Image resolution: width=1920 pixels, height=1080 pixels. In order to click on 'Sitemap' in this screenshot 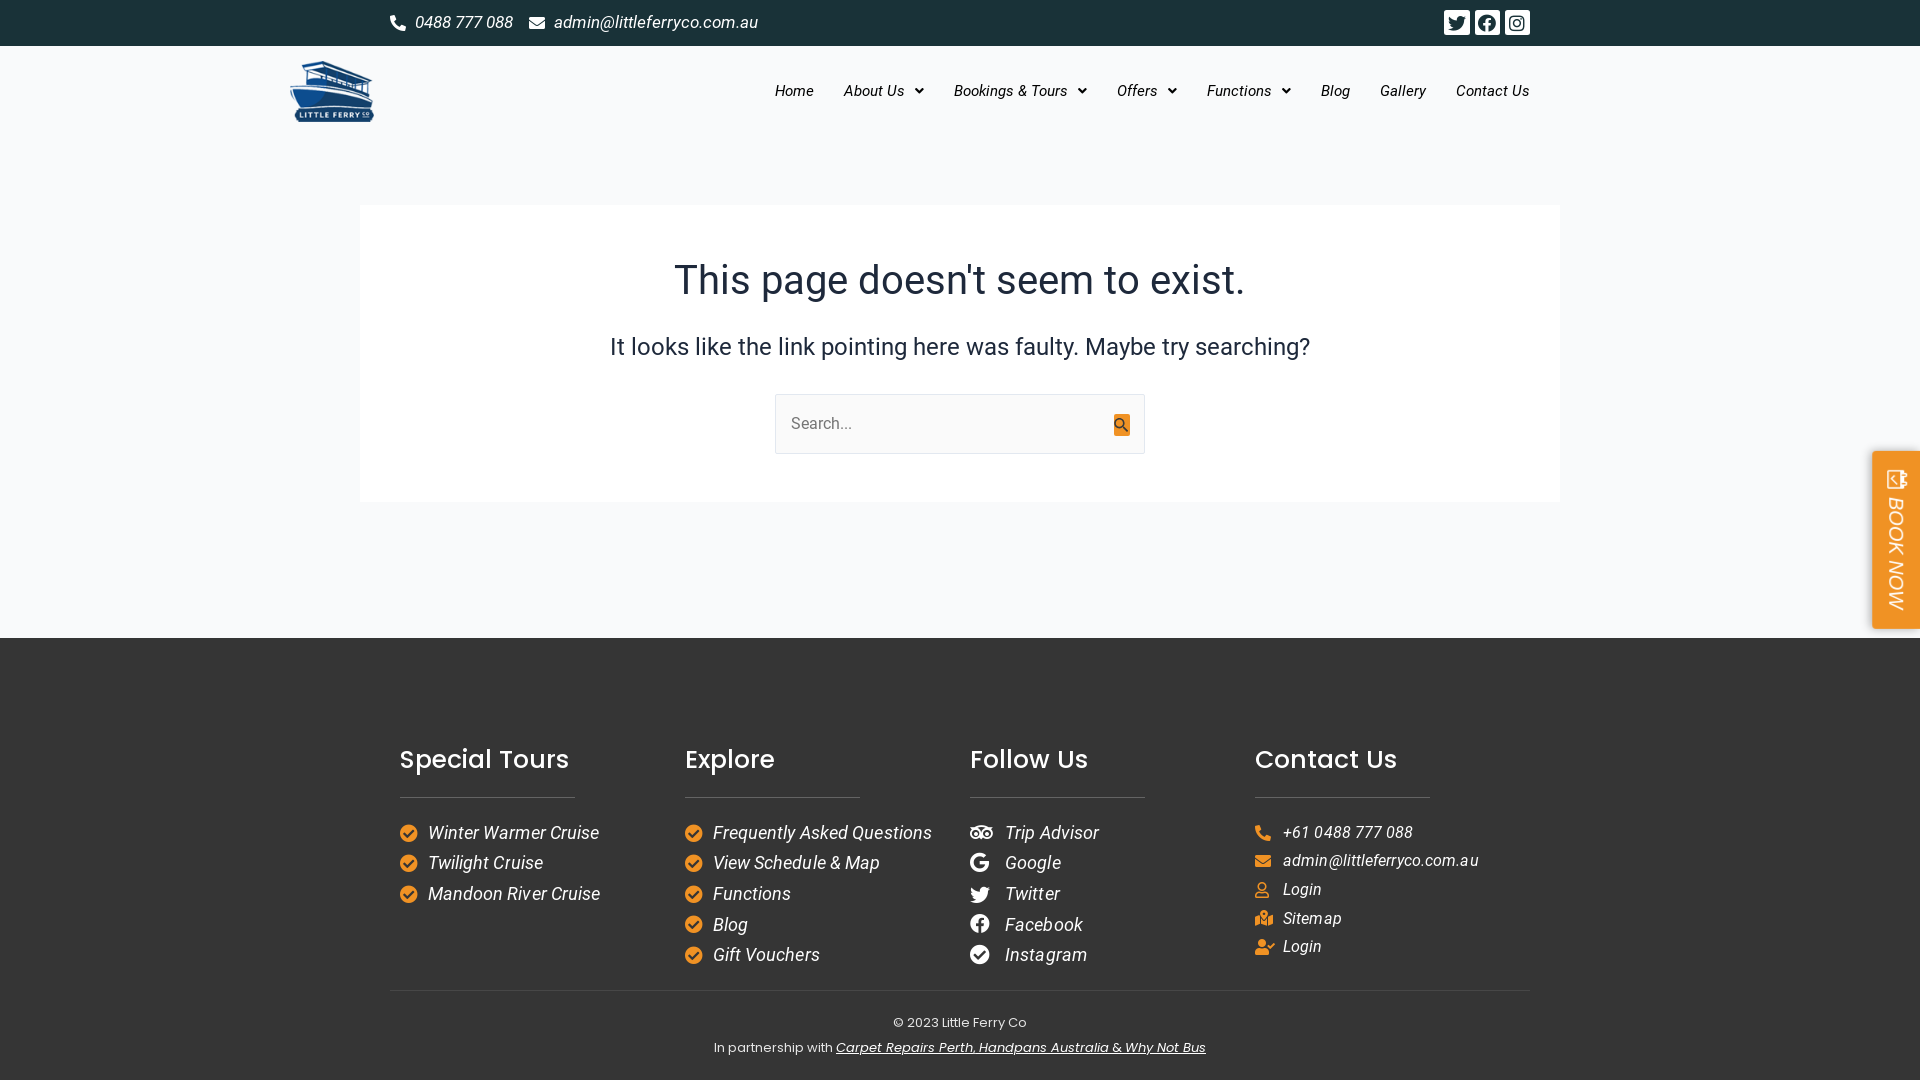, I will do `click(1386, 918)`.